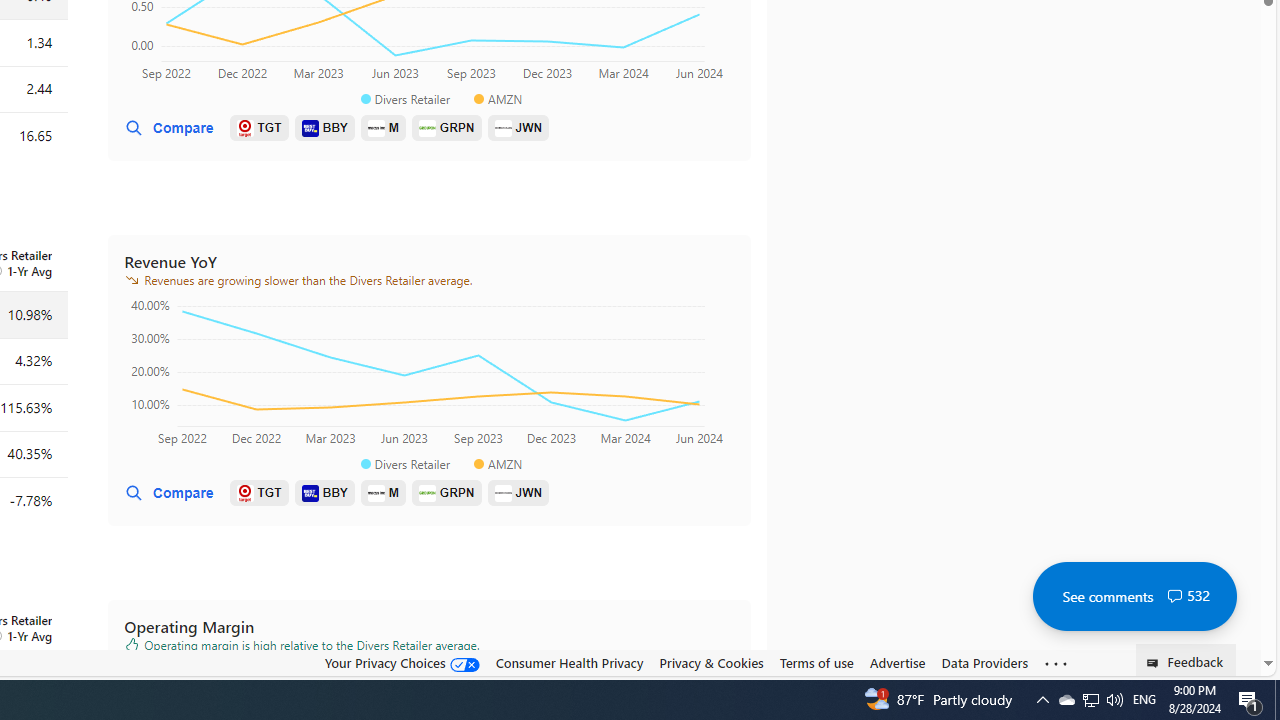  What do you see at coordinates (400, 662) in the screenshot?
I see `'Your Privacy Choices'` at bounding box center [400, 662].